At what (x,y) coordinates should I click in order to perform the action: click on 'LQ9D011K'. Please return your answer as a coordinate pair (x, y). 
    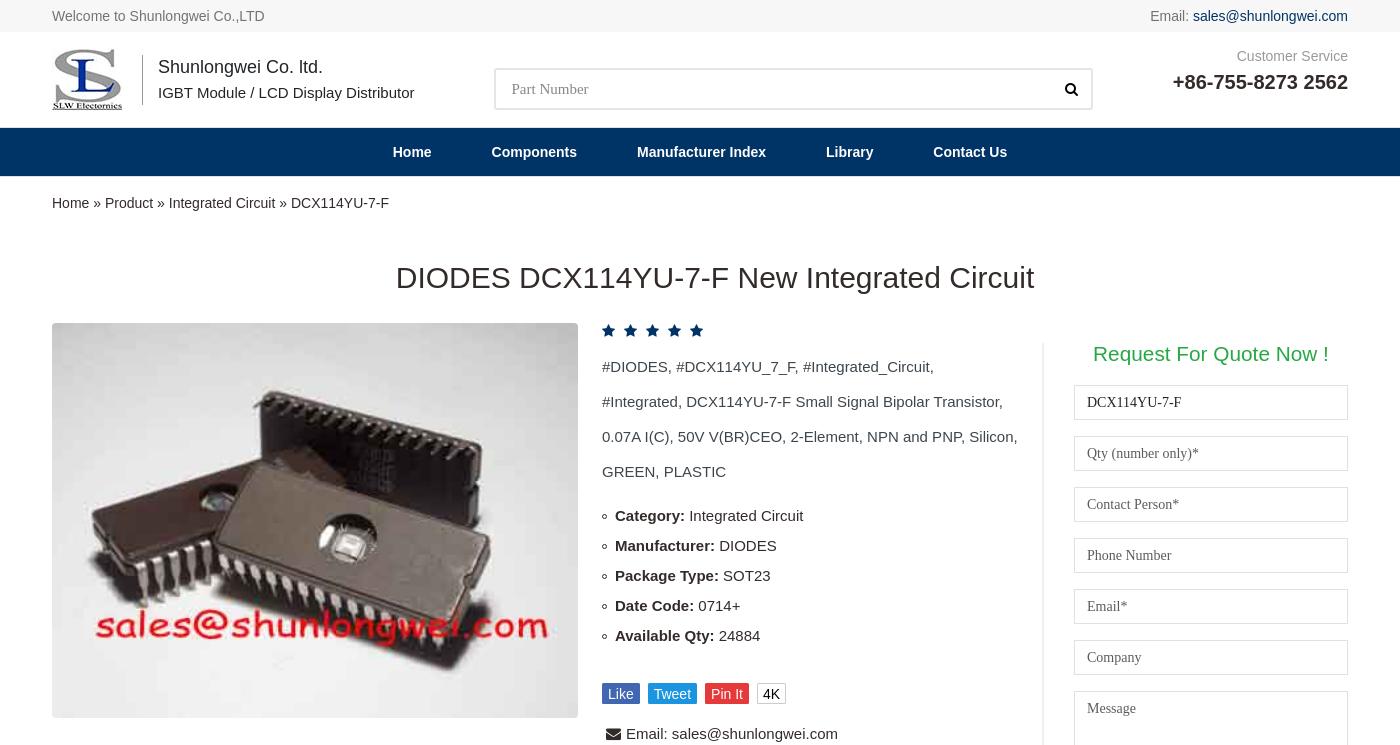
    Looking at the image, I should click on (1030, 587).